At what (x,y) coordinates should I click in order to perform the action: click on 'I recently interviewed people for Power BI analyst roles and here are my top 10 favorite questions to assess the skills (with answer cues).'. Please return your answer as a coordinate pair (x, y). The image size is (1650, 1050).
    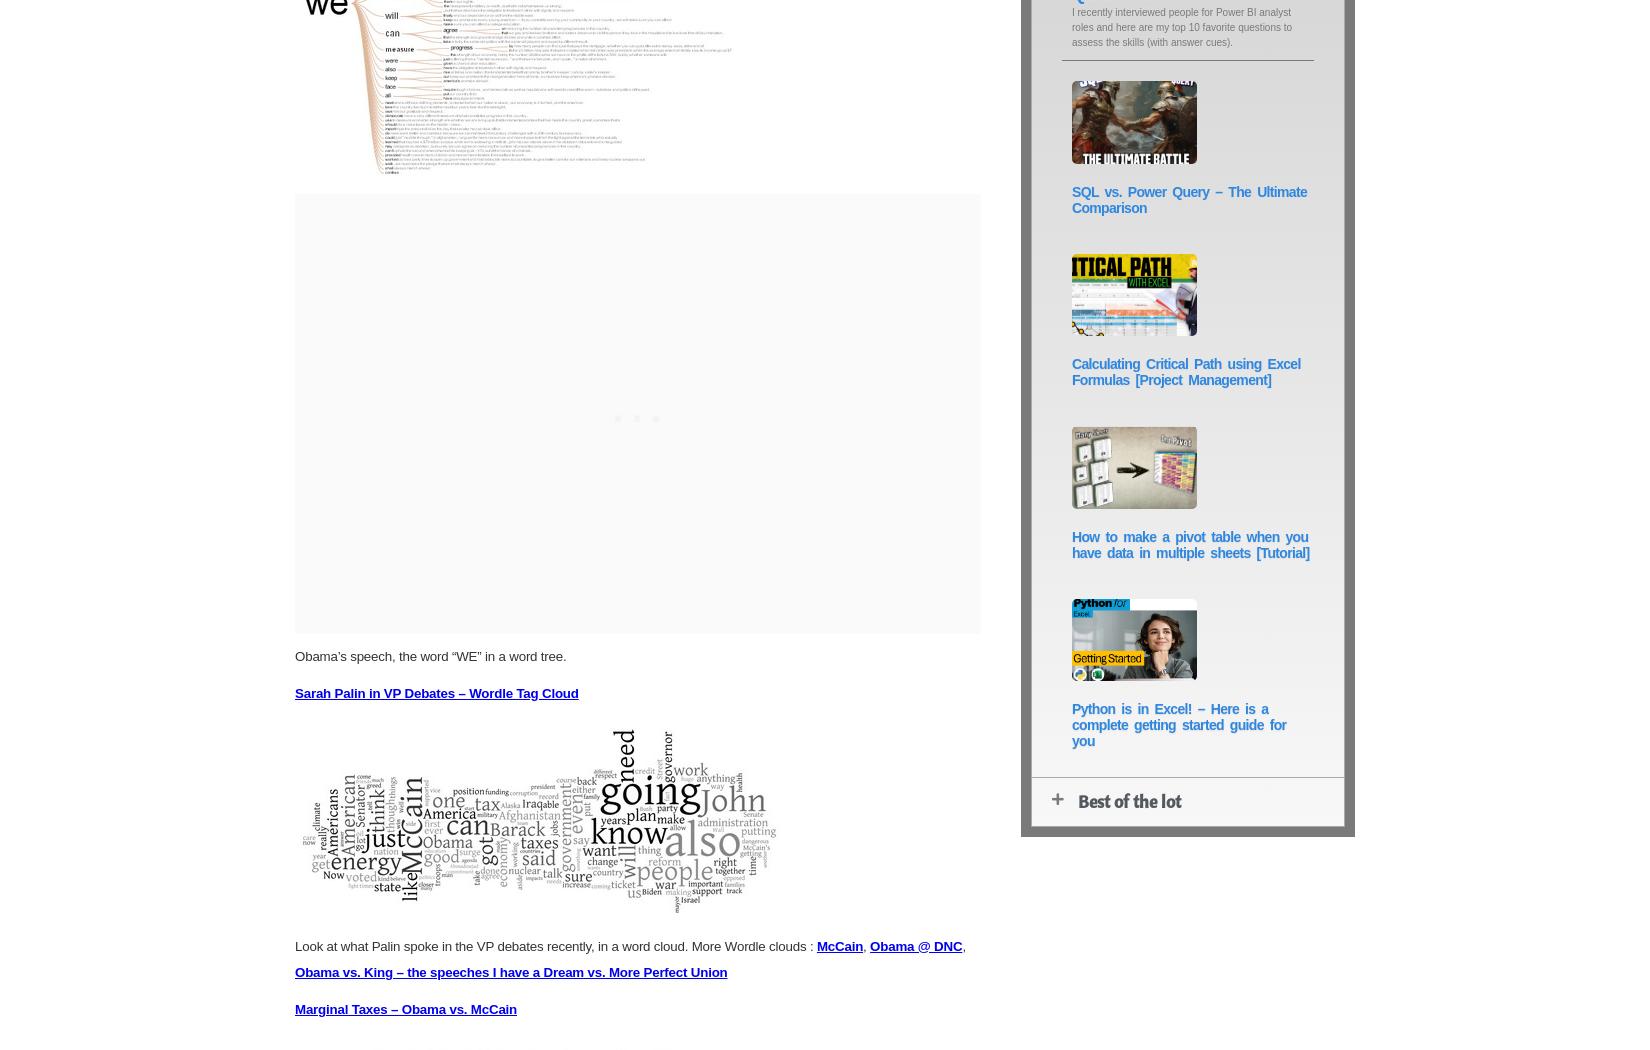
    Looking at the image, I should click on (1181, 27).